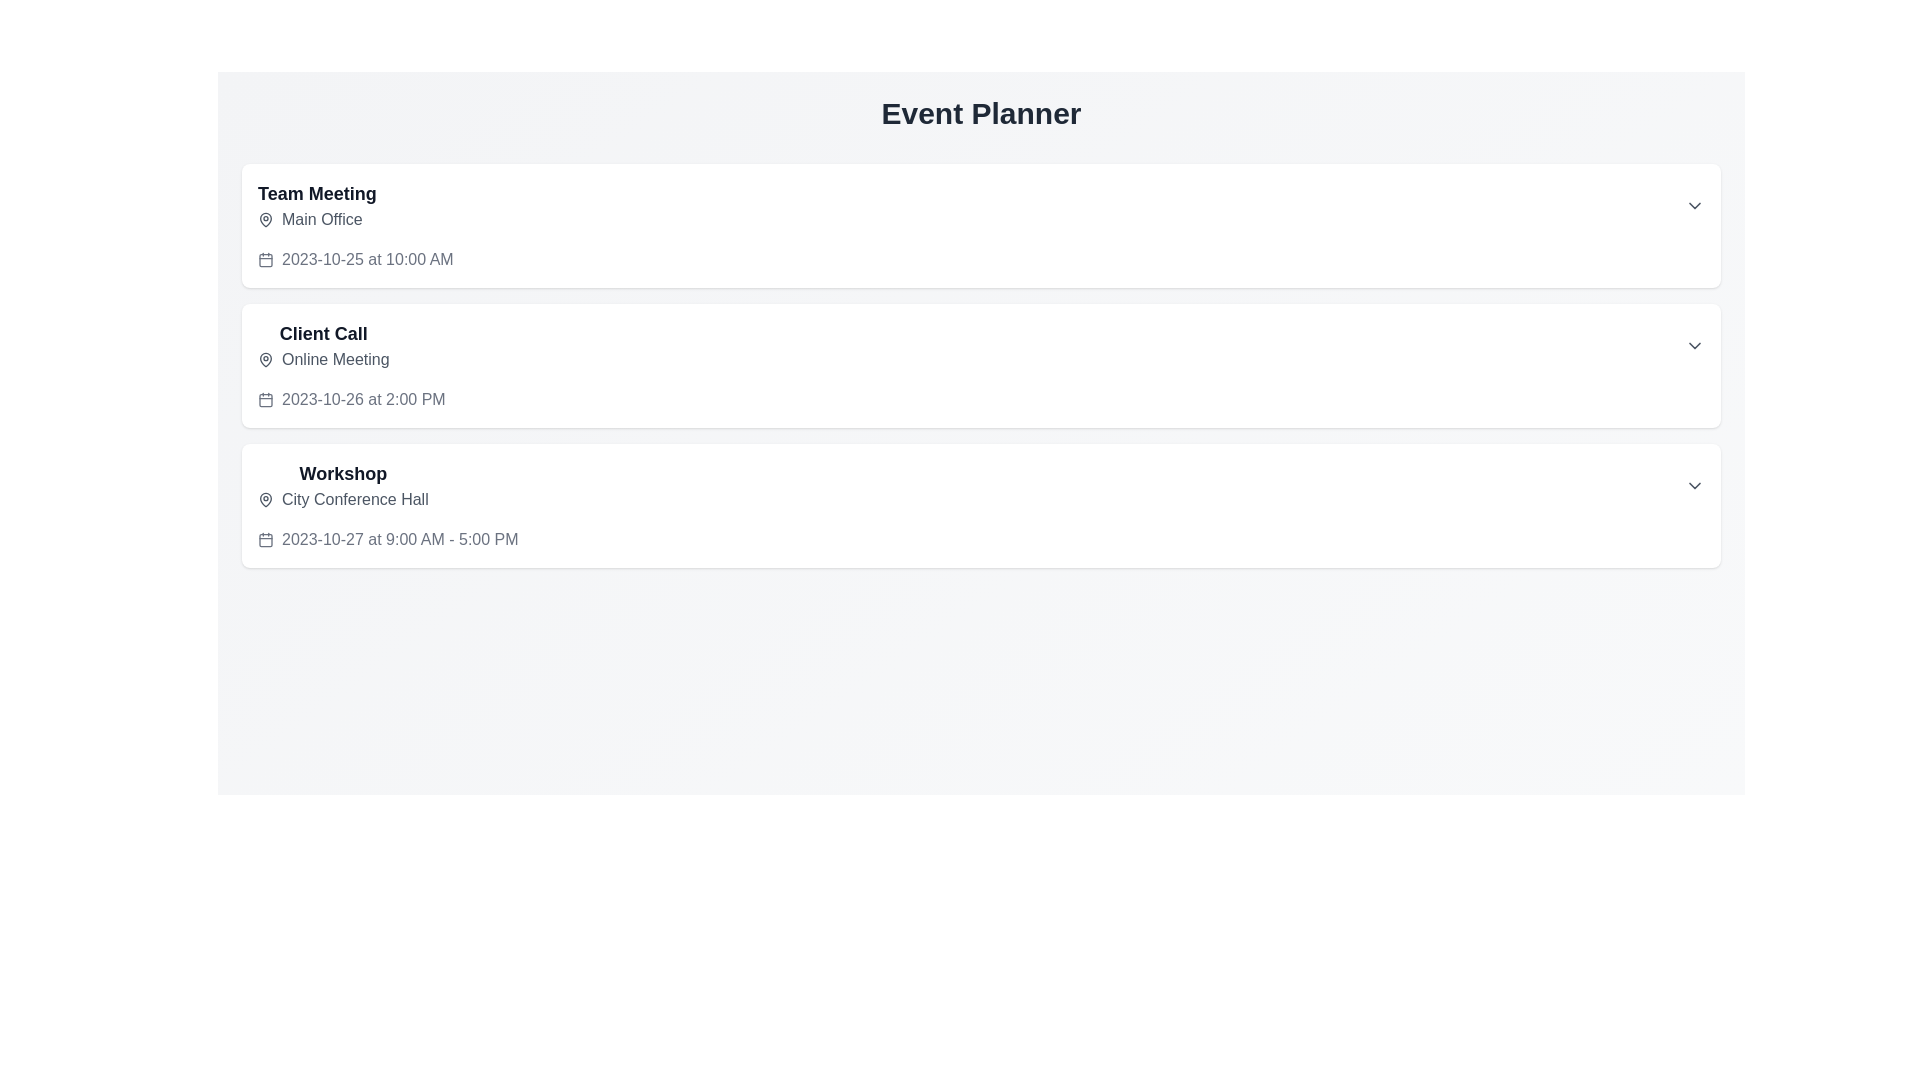  What do you see at coordinates (323, 333) in the screenshot?
I see `the 'Client Call' text label, which is styled with bold typography in dark gray and is positioned within the second event panel` at bounding box center [323, 333].